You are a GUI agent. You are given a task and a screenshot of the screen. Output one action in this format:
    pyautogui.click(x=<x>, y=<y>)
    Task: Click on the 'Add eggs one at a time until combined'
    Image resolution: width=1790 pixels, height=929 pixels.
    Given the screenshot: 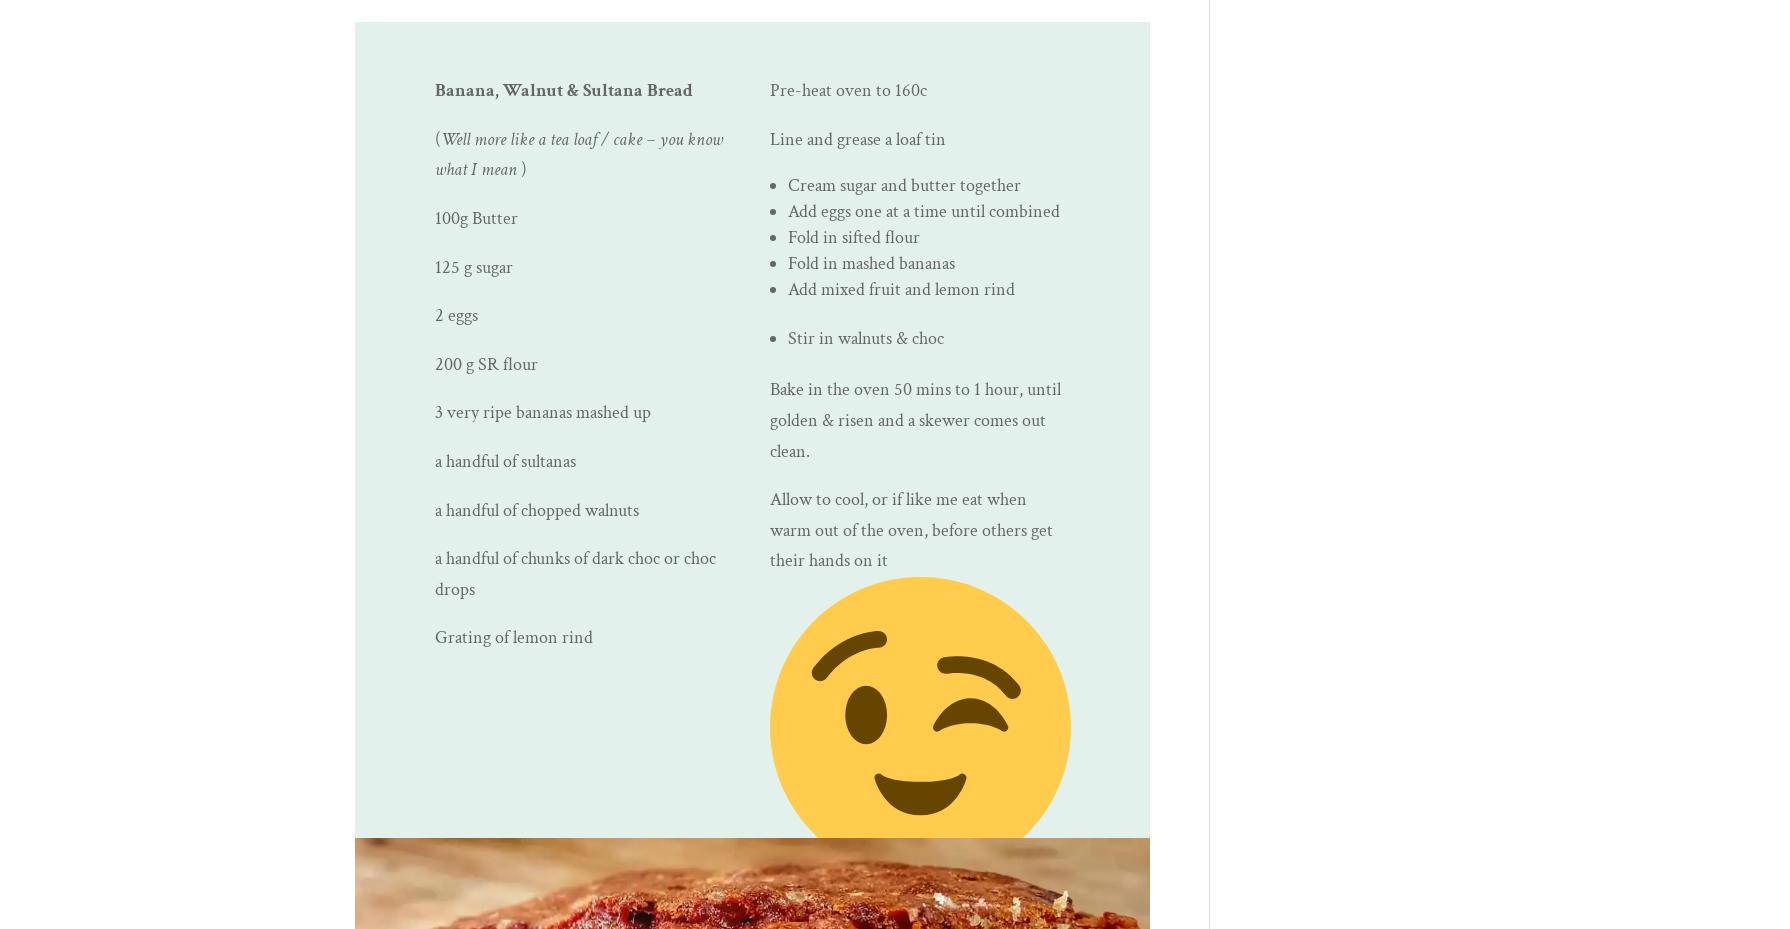 What is the action you would take?
    pyautogui.click(x=923, y=210)
    